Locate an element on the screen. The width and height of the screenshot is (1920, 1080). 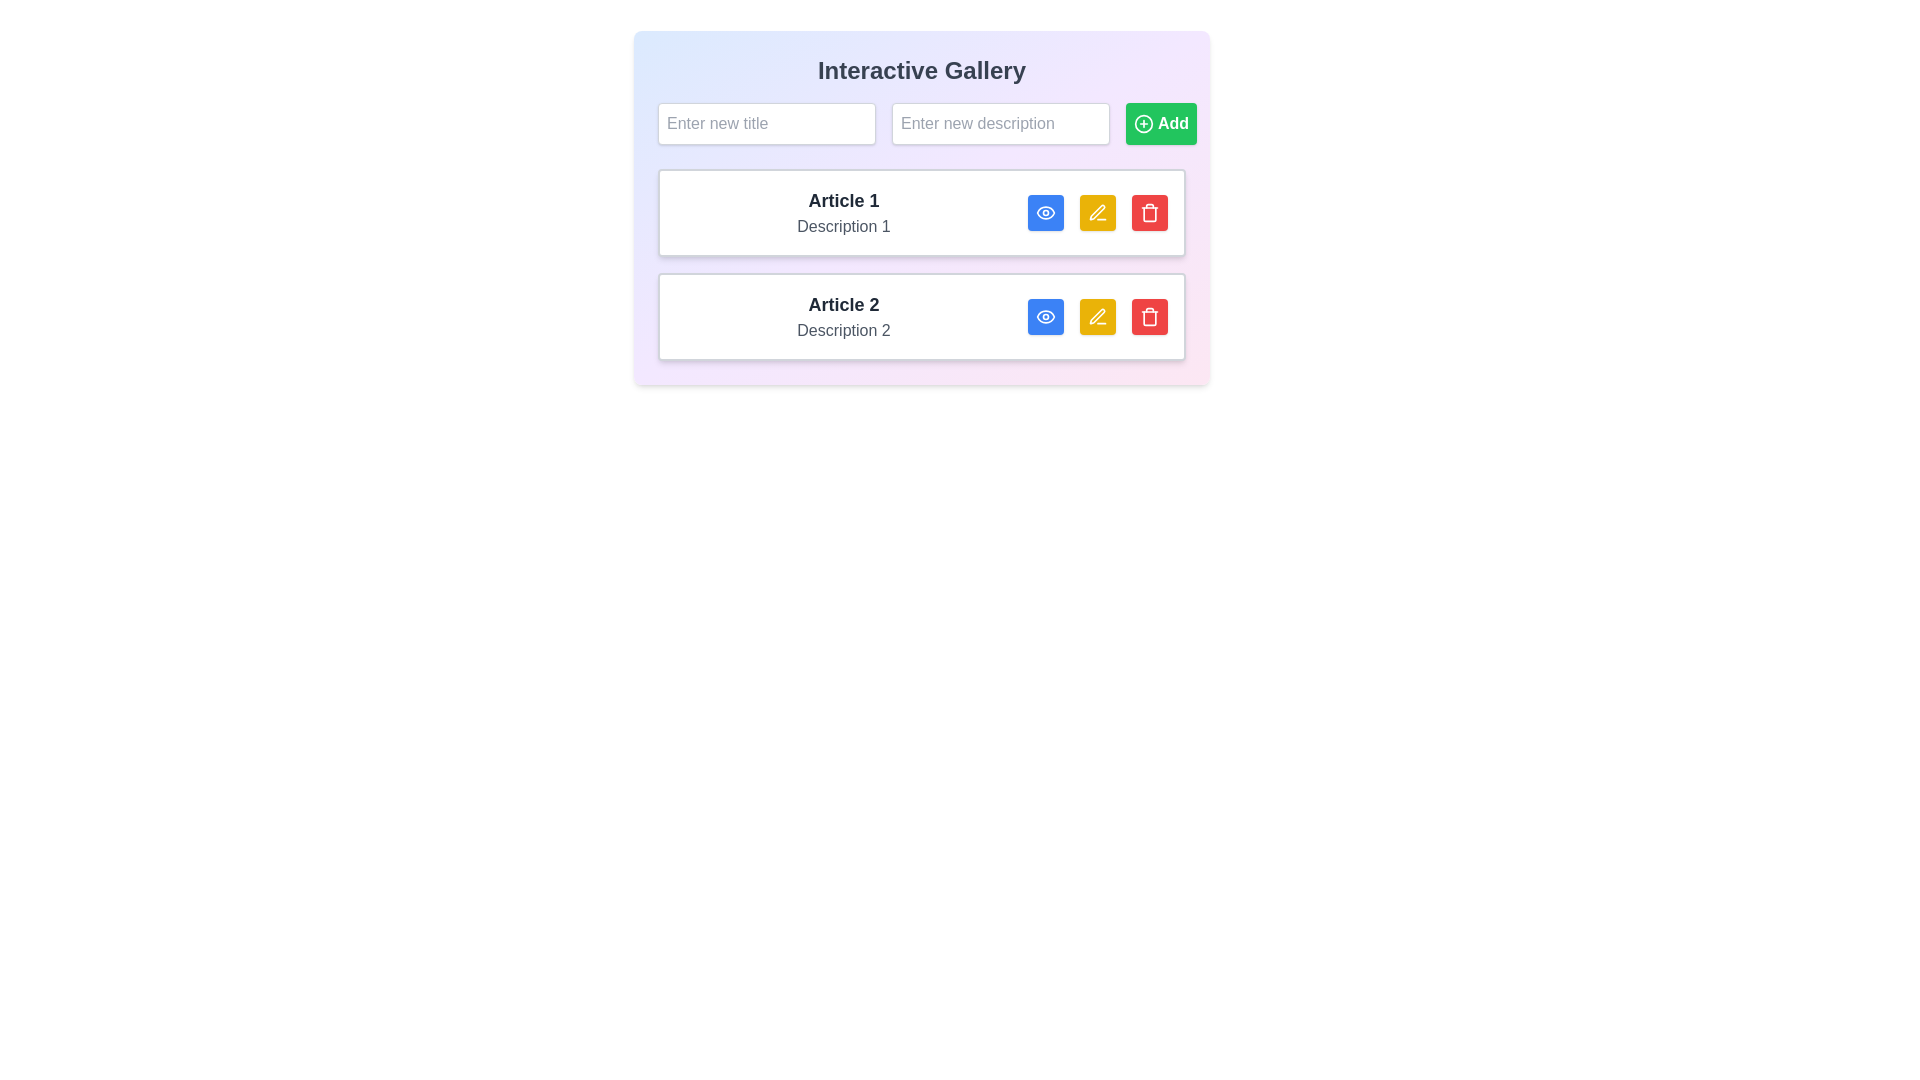
the blue button with an eye icon located in the interactive options section of 'Article 2' is located at coordinates (1045, 315).